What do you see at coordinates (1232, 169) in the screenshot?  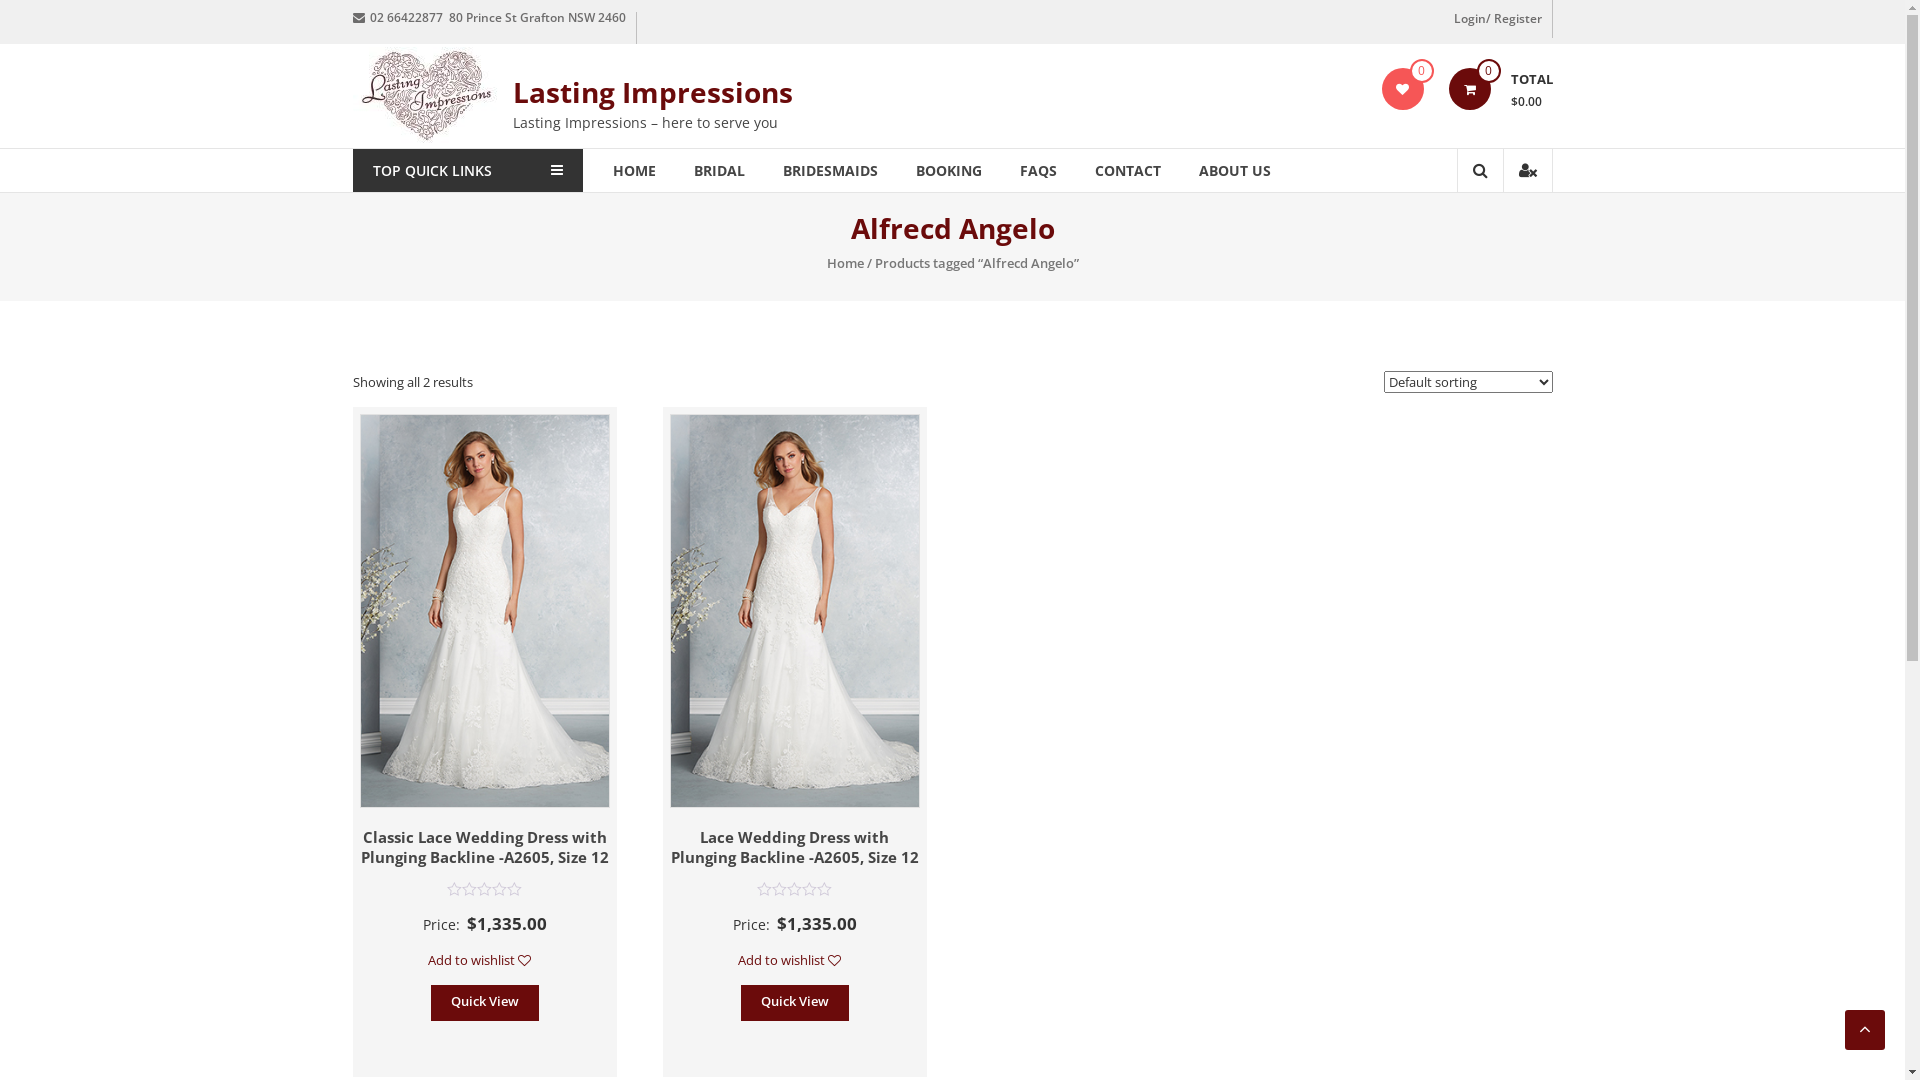 I see `'ABOUT US'` at bounding box center [1232, 169].